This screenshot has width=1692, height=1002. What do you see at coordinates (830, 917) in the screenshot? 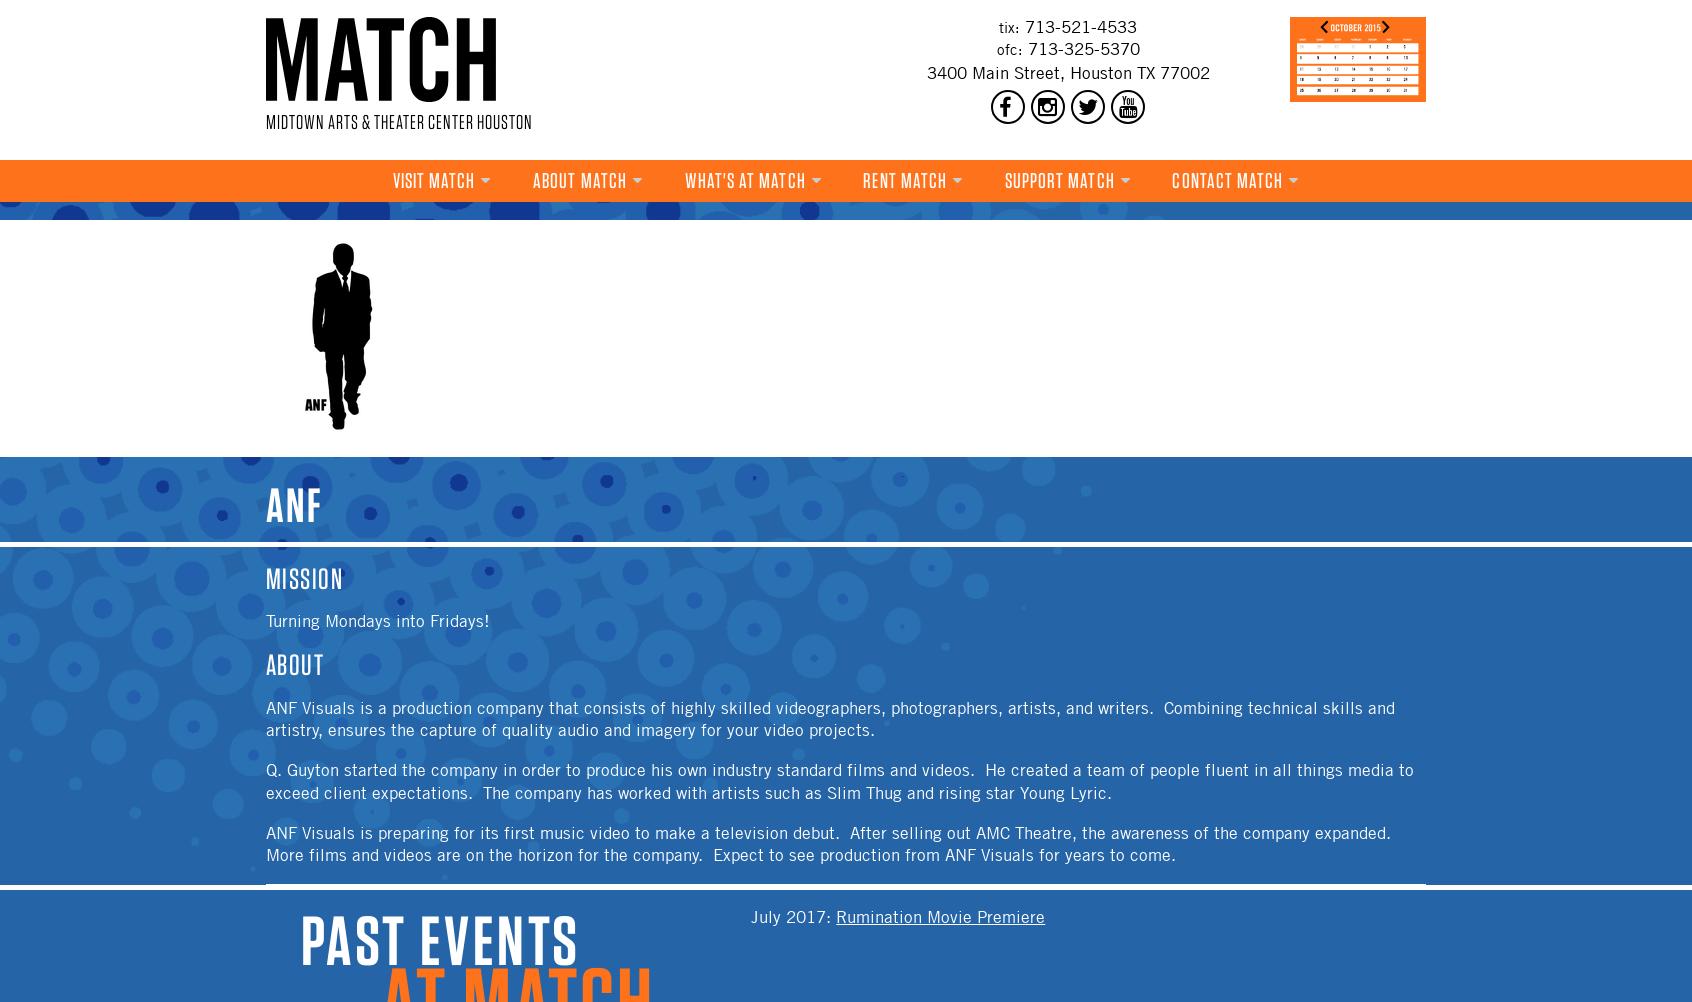
I see `':'` at bounding box center [830, 917].